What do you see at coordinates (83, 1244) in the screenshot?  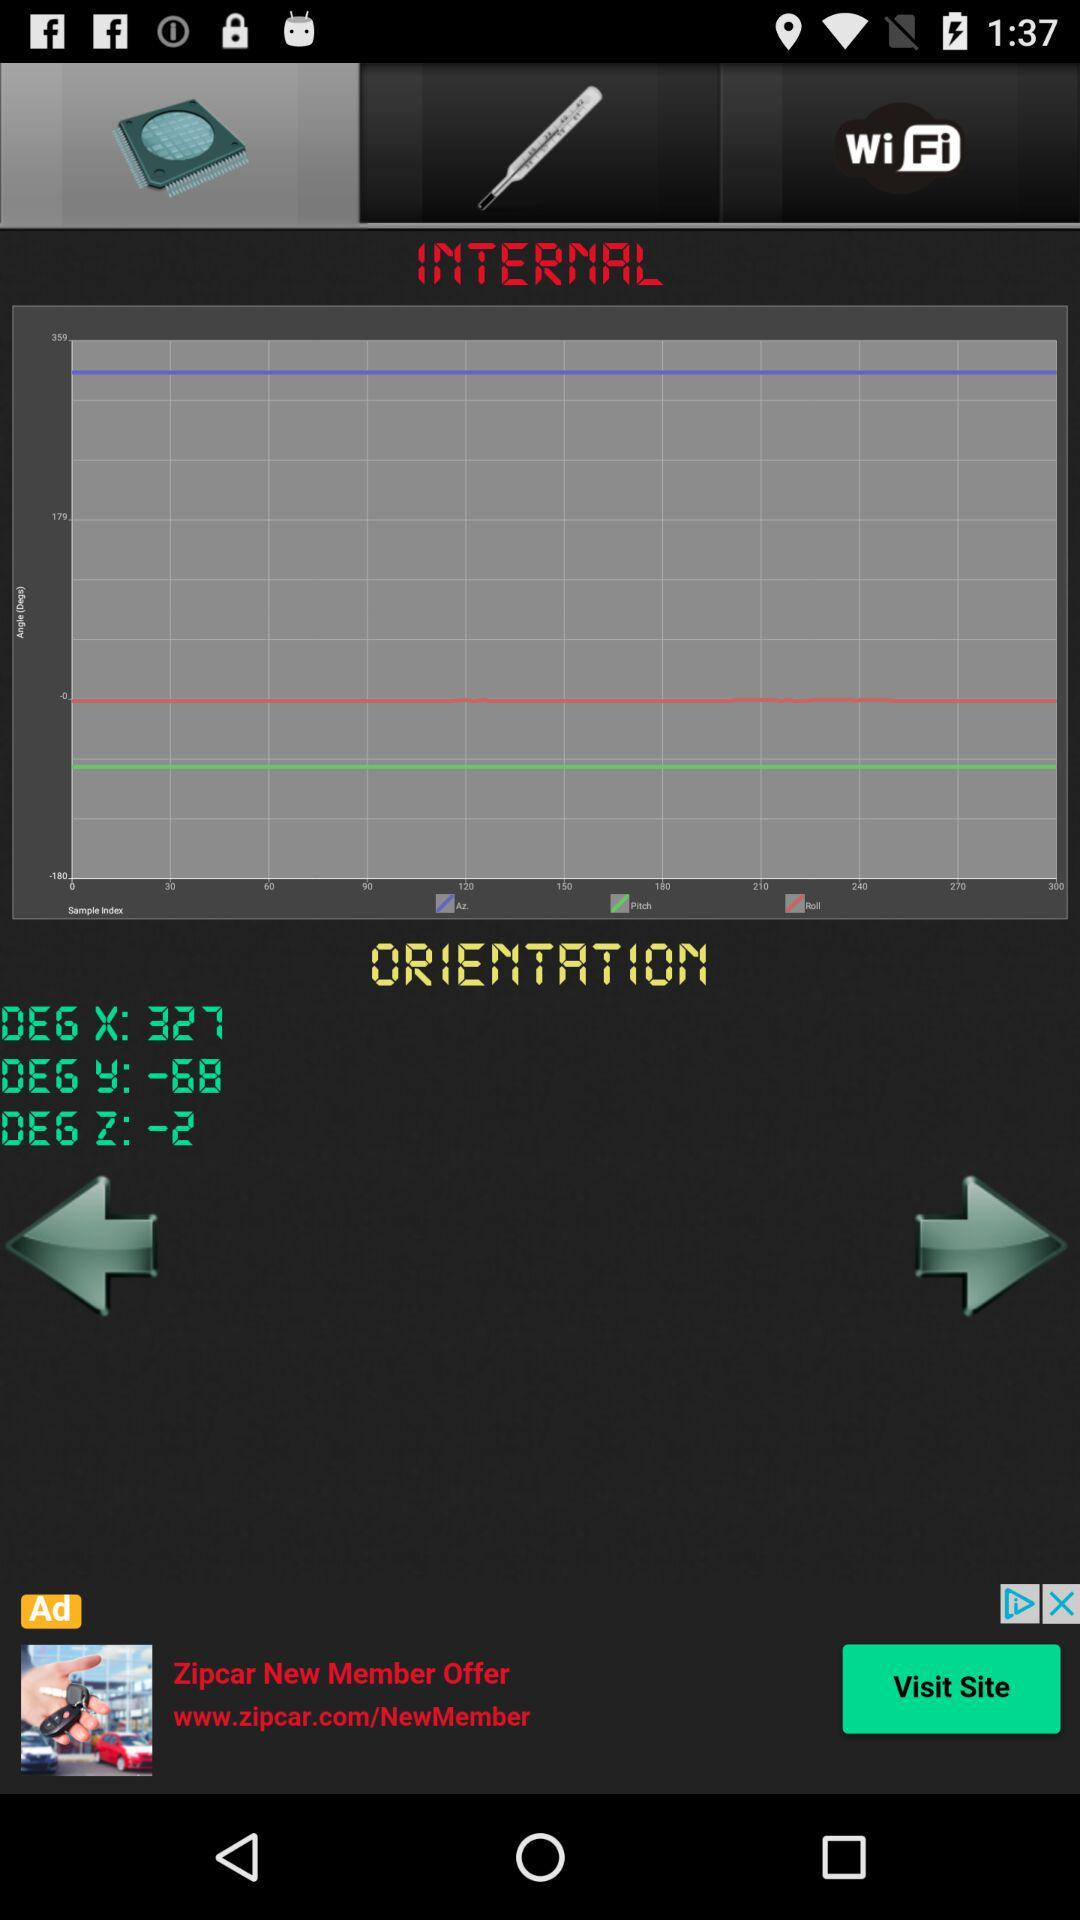 I see `back` at bounding box center [83, 1244].